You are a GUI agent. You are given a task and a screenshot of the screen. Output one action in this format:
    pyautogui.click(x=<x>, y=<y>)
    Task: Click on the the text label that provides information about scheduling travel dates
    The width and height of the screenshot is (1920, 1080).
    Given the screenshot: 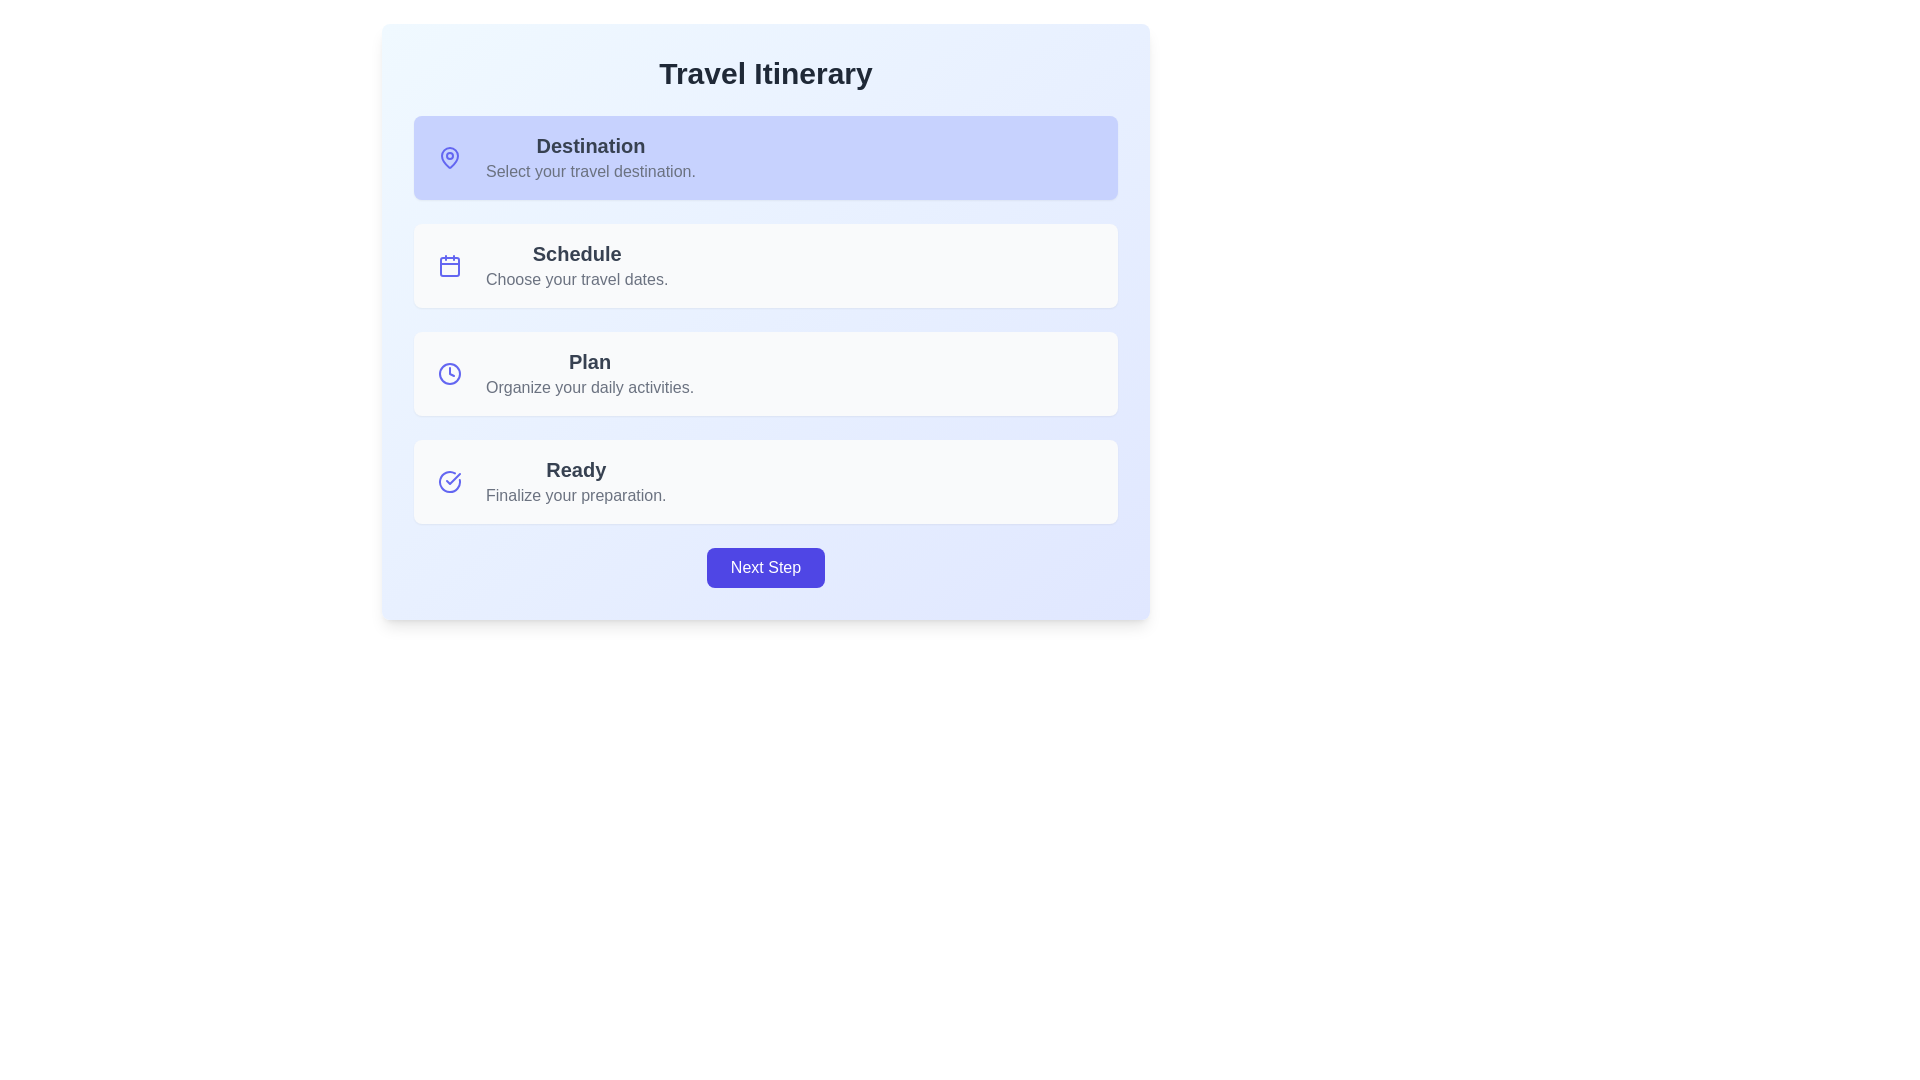 What is the action you would take?
    pyautogui.click(x=576, y=265)
    